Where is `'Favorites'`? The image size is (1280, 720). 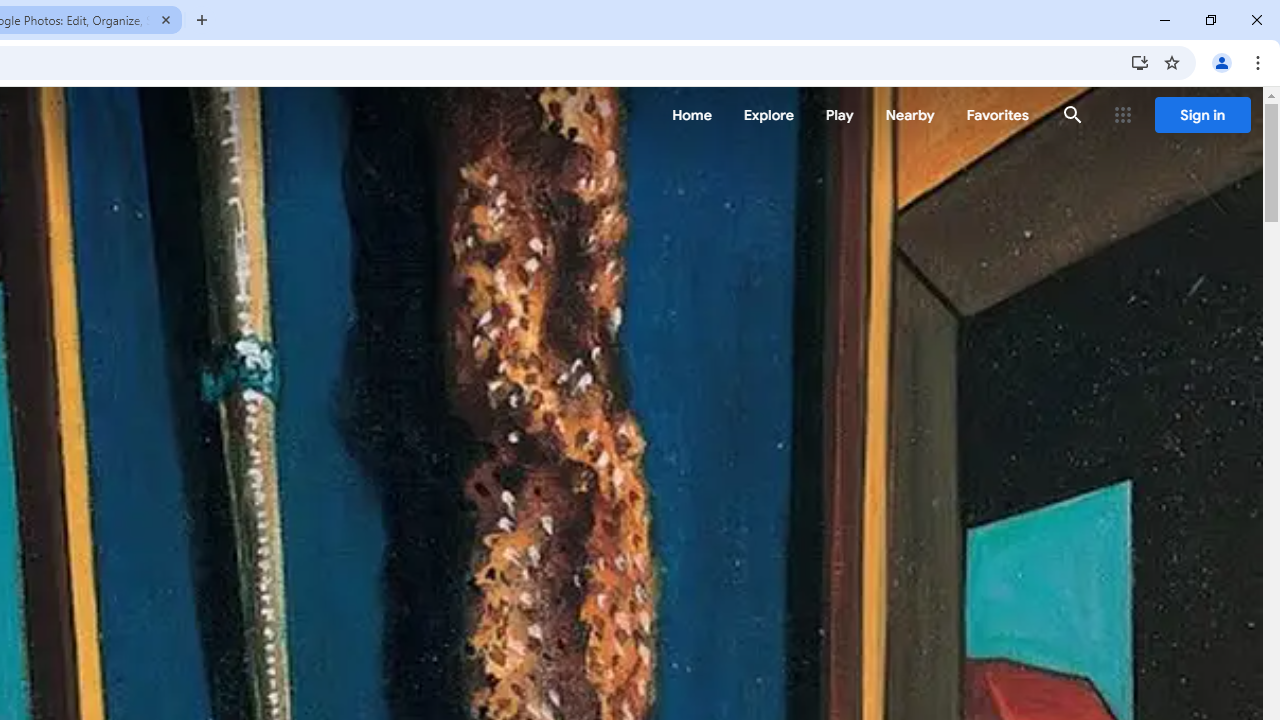
'Favorites' is located at coordinates (997, 115).